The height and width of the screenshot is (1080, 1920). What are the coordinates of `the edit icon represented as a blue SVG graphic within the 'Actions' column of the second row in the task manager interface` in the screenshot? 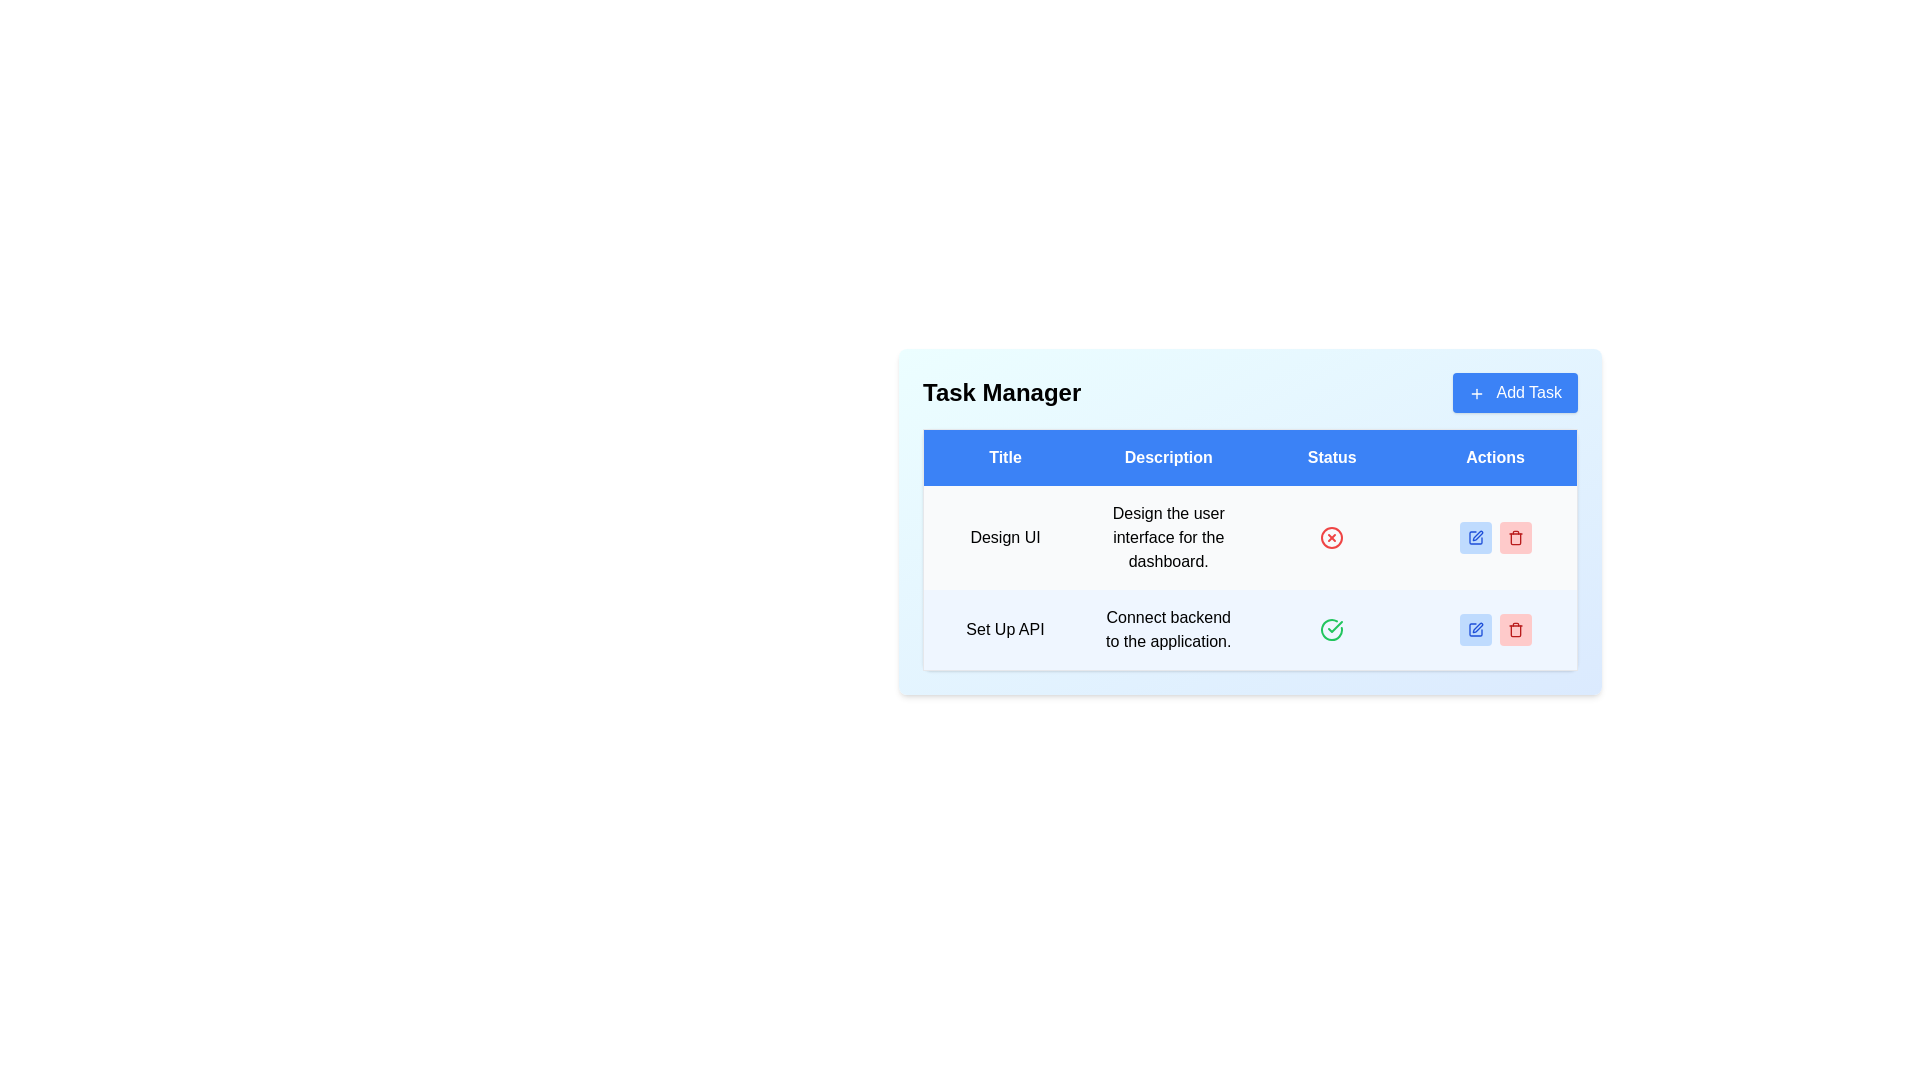 It's located at (1475, 536).